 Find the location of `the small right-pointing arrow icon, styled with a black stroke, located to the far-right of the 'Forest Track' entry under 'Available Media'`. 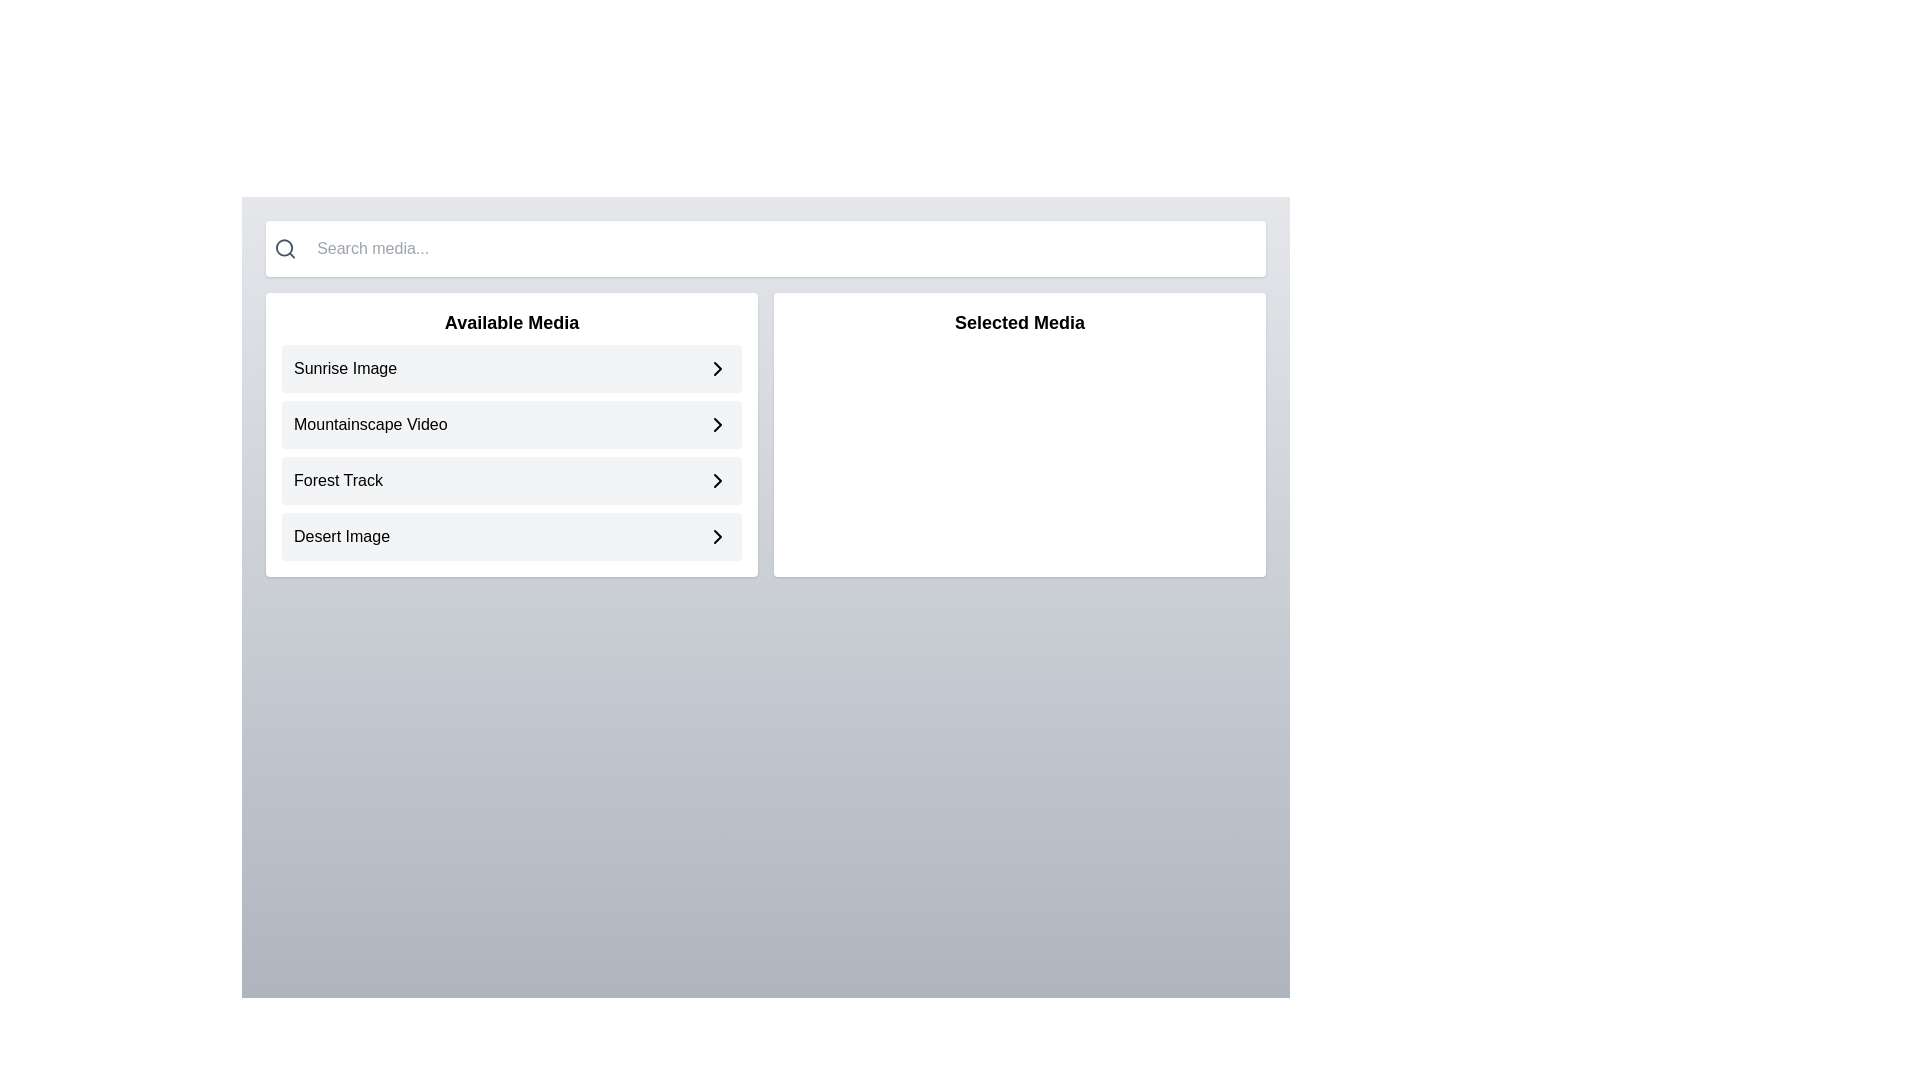

the small right-pointing arrow icon, styled with a black stroke, located to the far-right of the 'Forest Track' entry under 'Available Media' is located at coordinates (718, 481).